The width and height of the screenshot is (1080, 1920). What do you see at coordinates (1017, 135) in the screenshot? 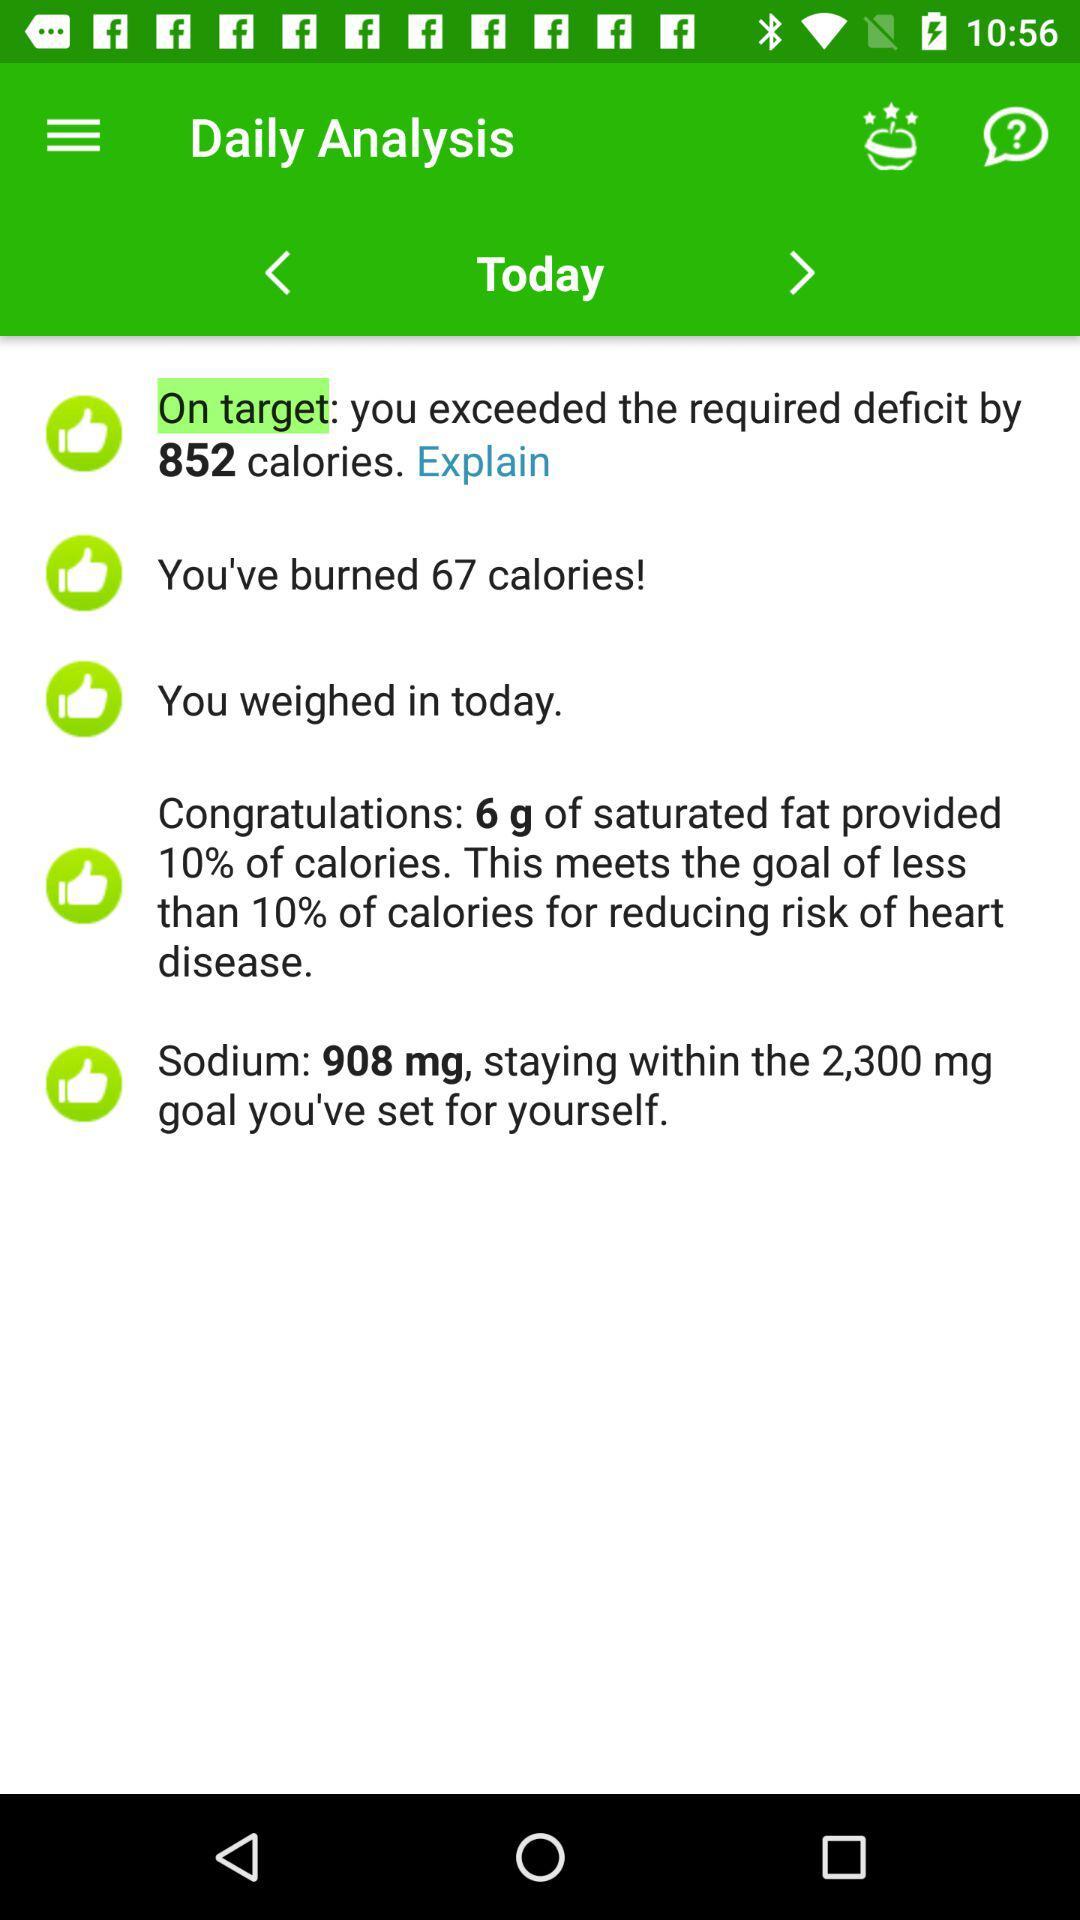
I see `item above the on target you item` at bounding box center [1017, 135].